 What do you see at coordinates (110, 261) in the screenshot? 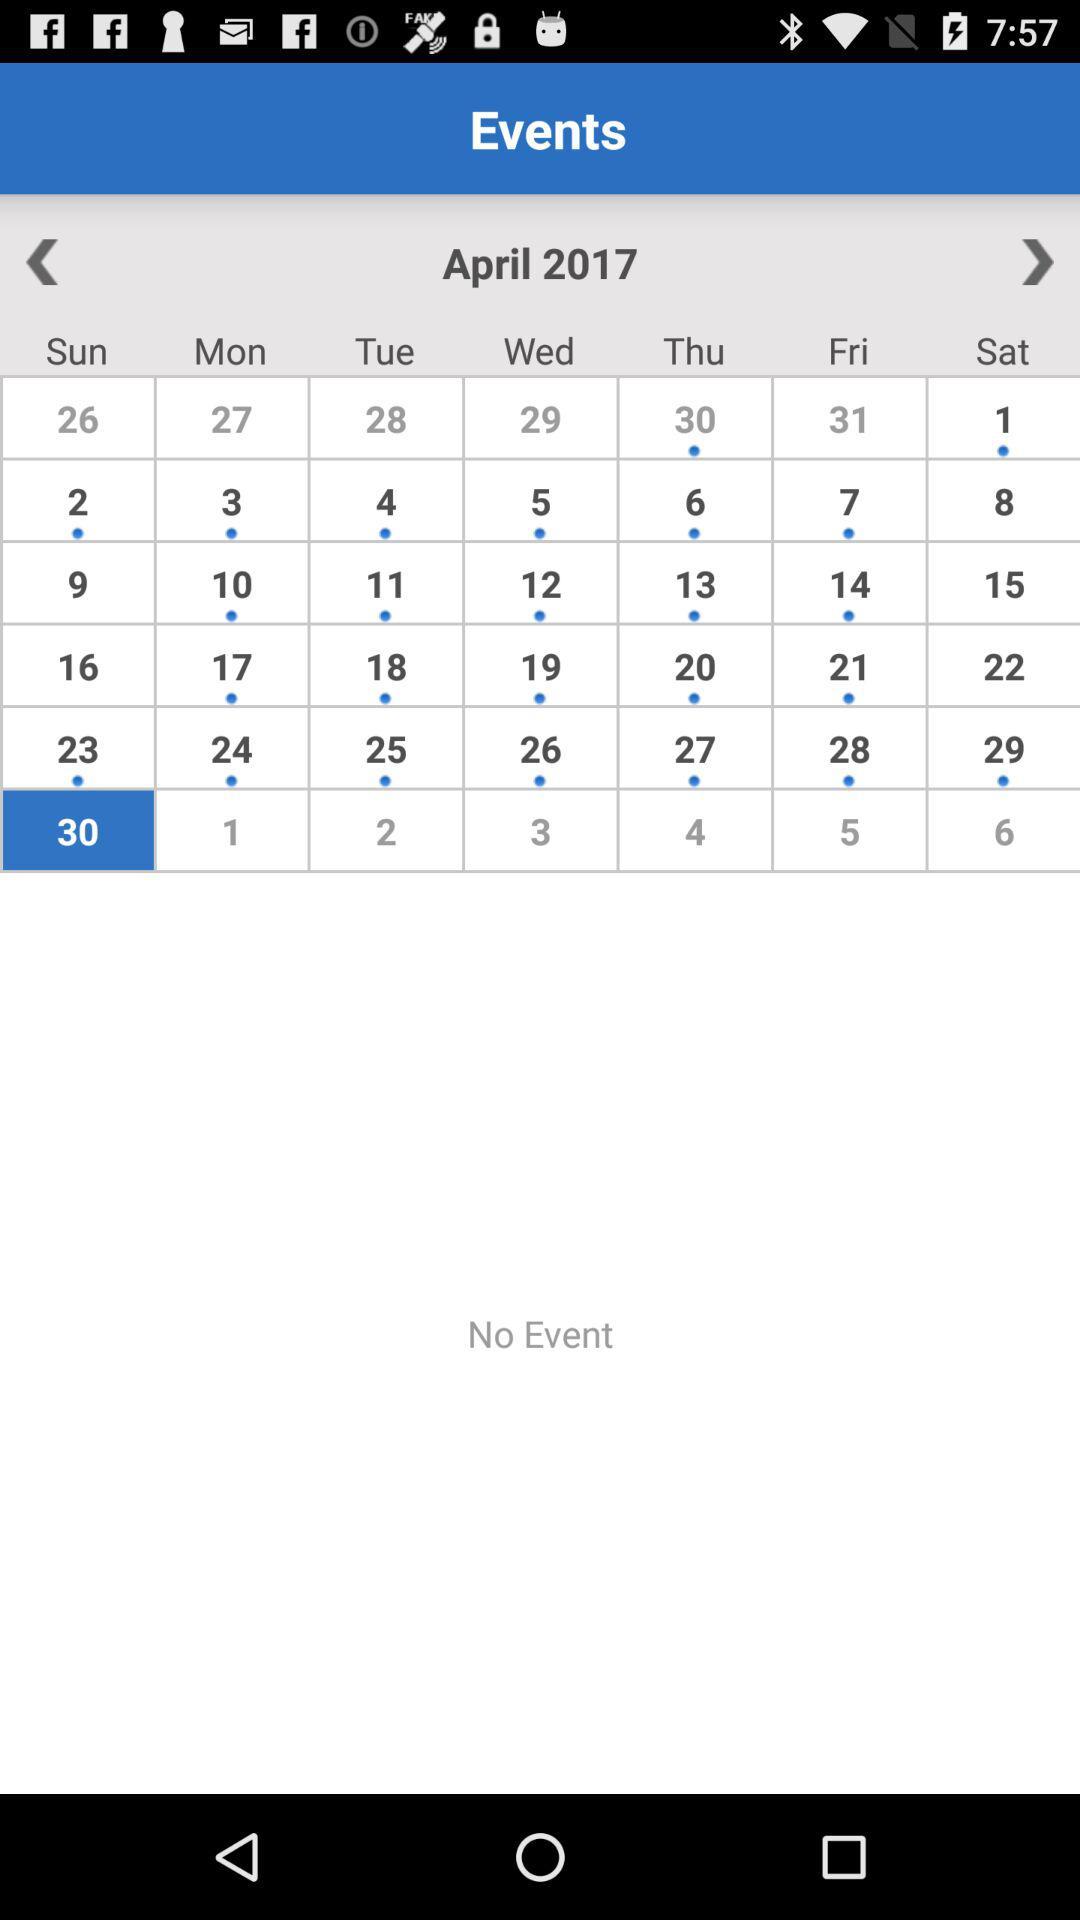
I see `the item to the left of april 2017 button` at bounding box center [110, 261].